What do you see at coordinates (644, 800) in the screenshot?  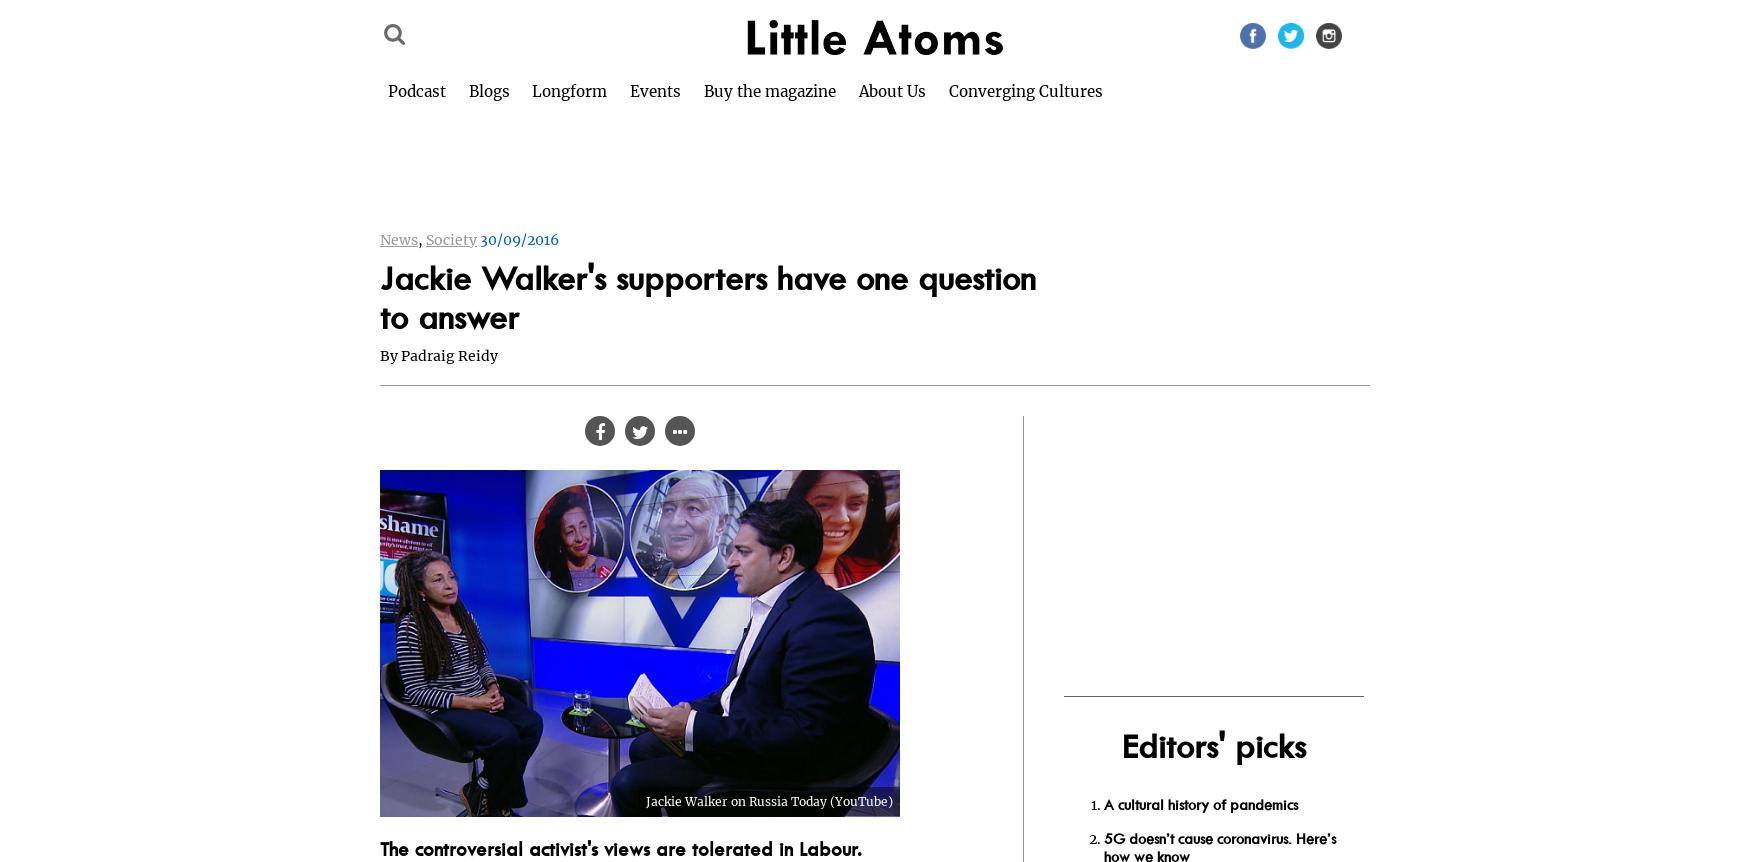 I see `'Jackie Walker on Russia Today (YouTube)'` at bounding box center [644, 800].